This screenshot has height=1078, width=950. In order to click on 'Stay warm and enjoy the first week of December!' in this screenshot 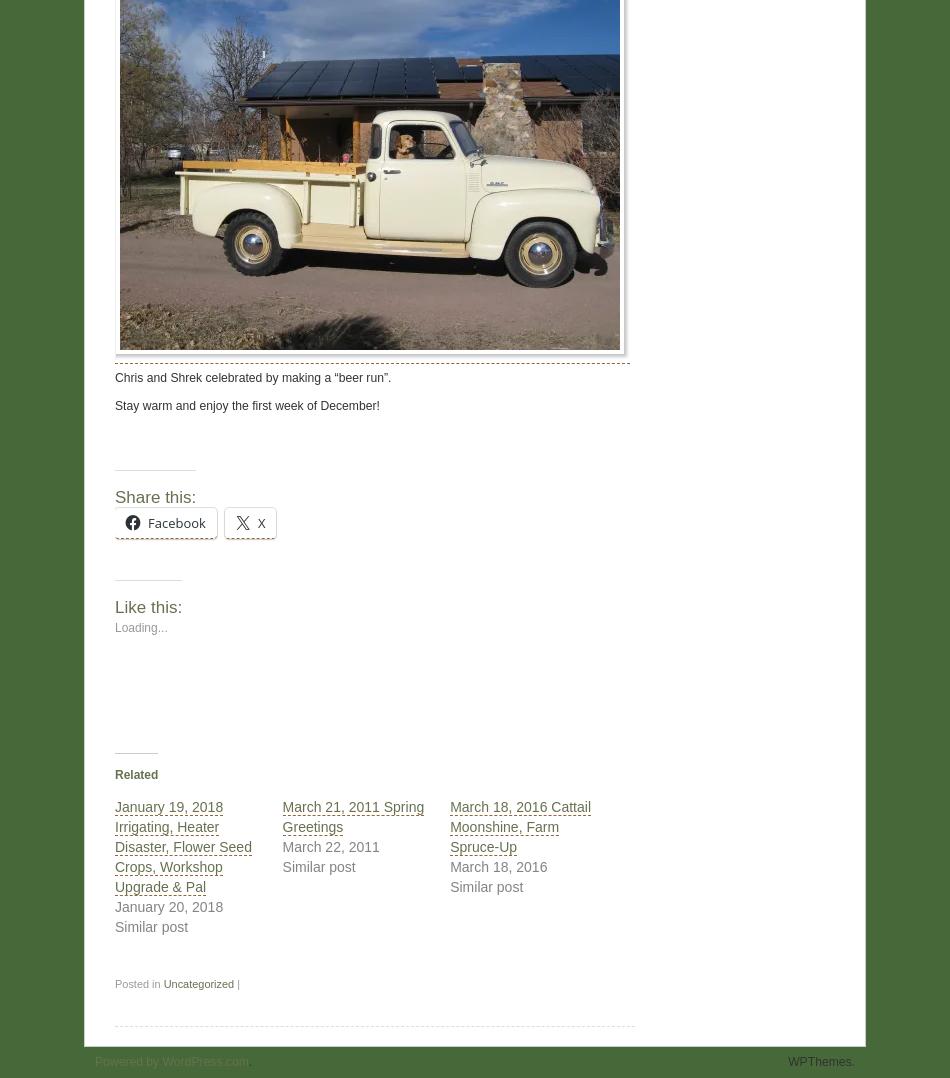, I will do `click(246, 404)`.